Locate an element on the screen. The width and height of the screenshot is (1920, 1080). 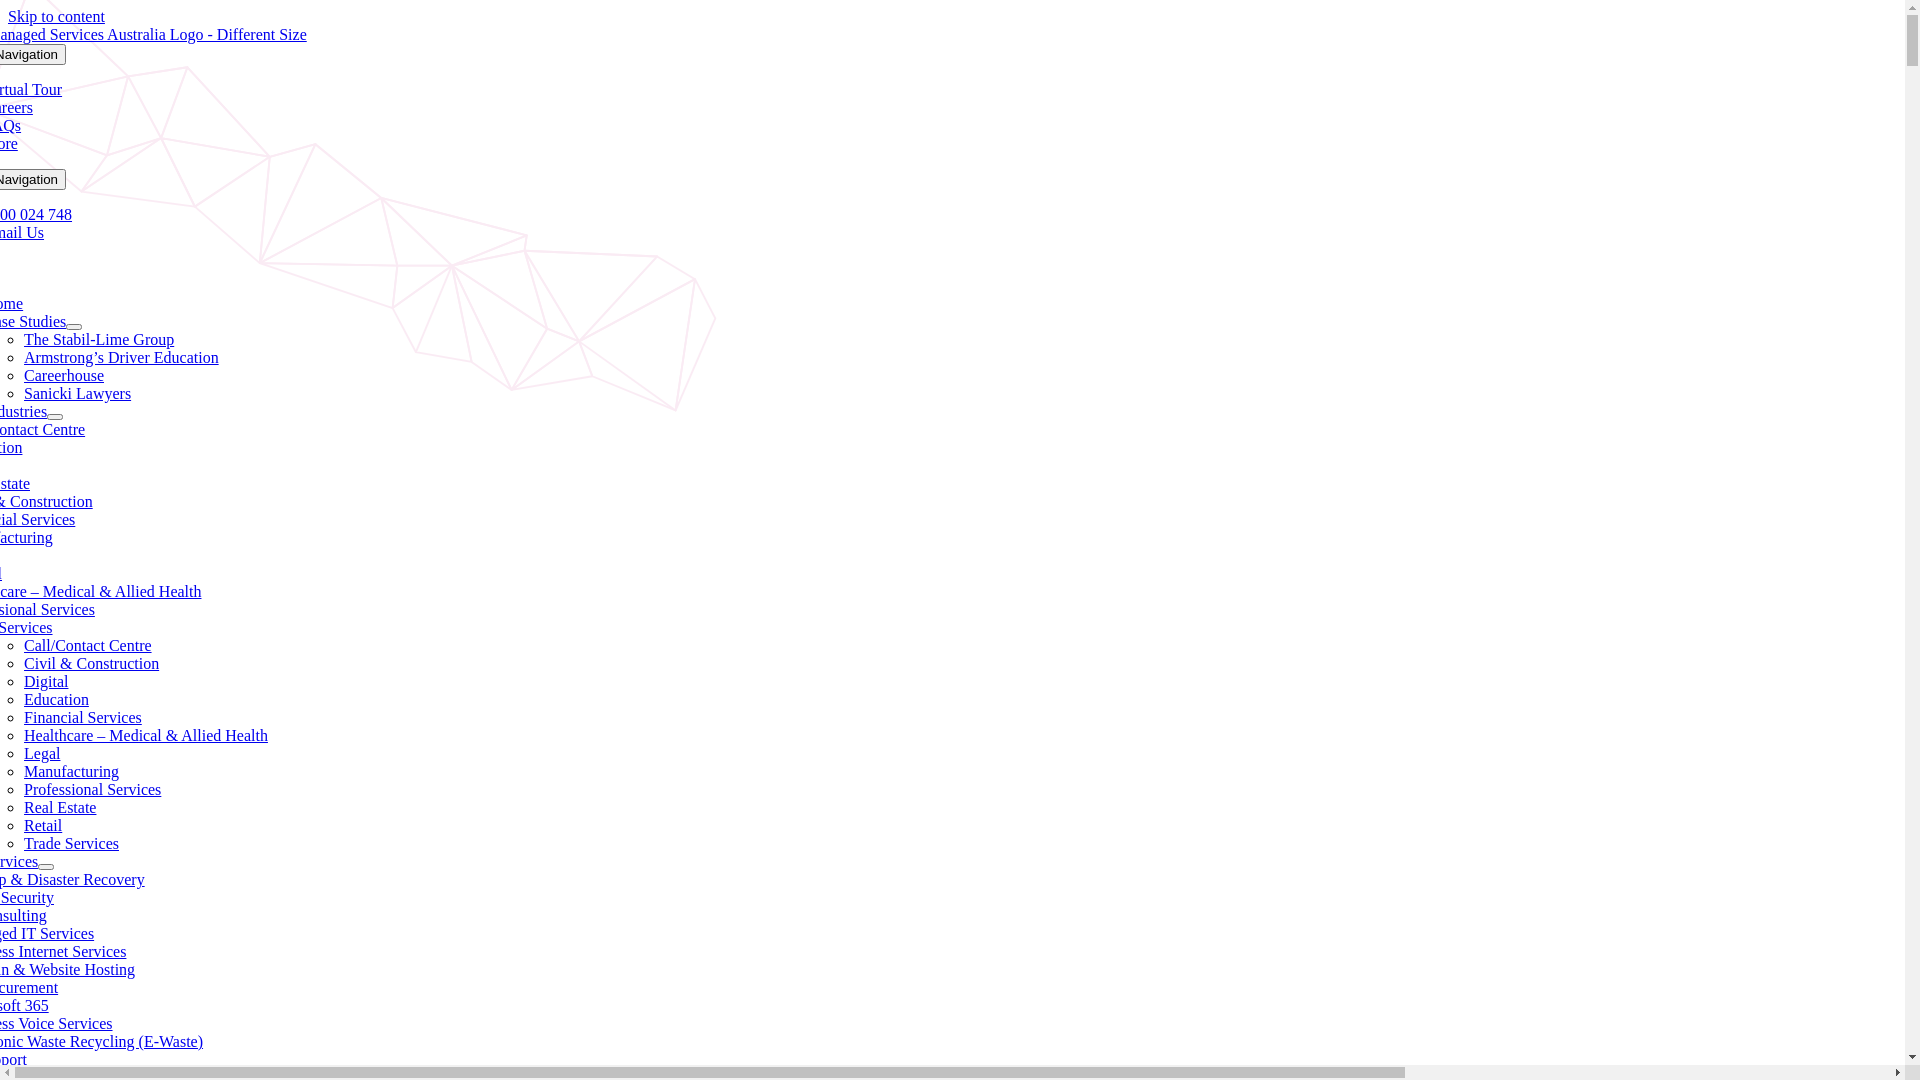
'Professional Services' is located at coordinates (91, 788).